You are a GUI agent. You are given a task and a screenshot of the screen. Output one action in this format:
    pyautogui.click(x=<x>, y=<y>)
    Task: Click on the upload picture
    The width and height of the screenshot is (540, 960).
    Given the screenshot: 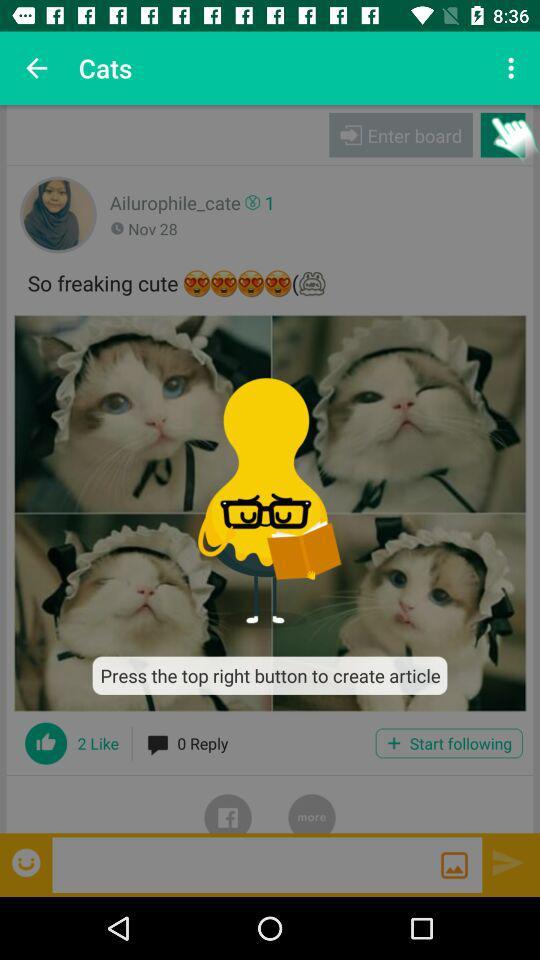 What is the action you would take?
    pyautogui.click(x=454, y=864)
    